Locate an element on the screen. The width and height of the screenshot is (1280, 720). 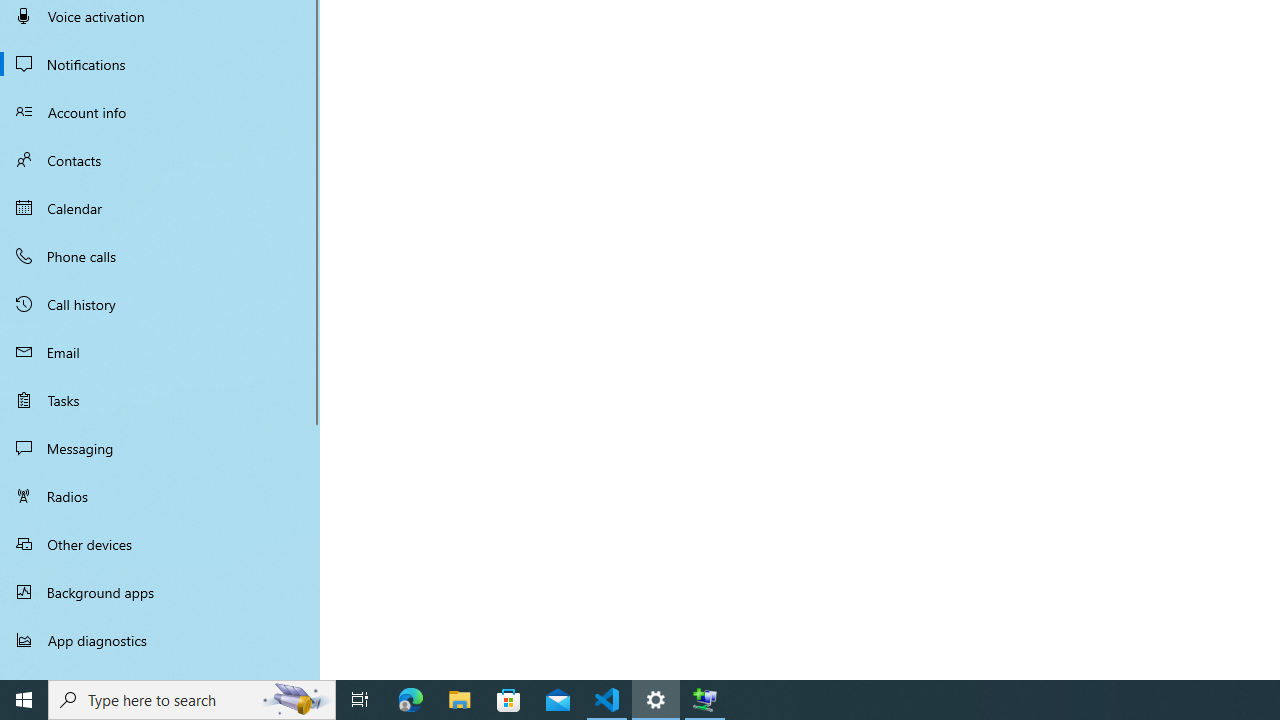
'Extensible Wizards Host Process - 1 running window' is located at coordinates (705, 698).